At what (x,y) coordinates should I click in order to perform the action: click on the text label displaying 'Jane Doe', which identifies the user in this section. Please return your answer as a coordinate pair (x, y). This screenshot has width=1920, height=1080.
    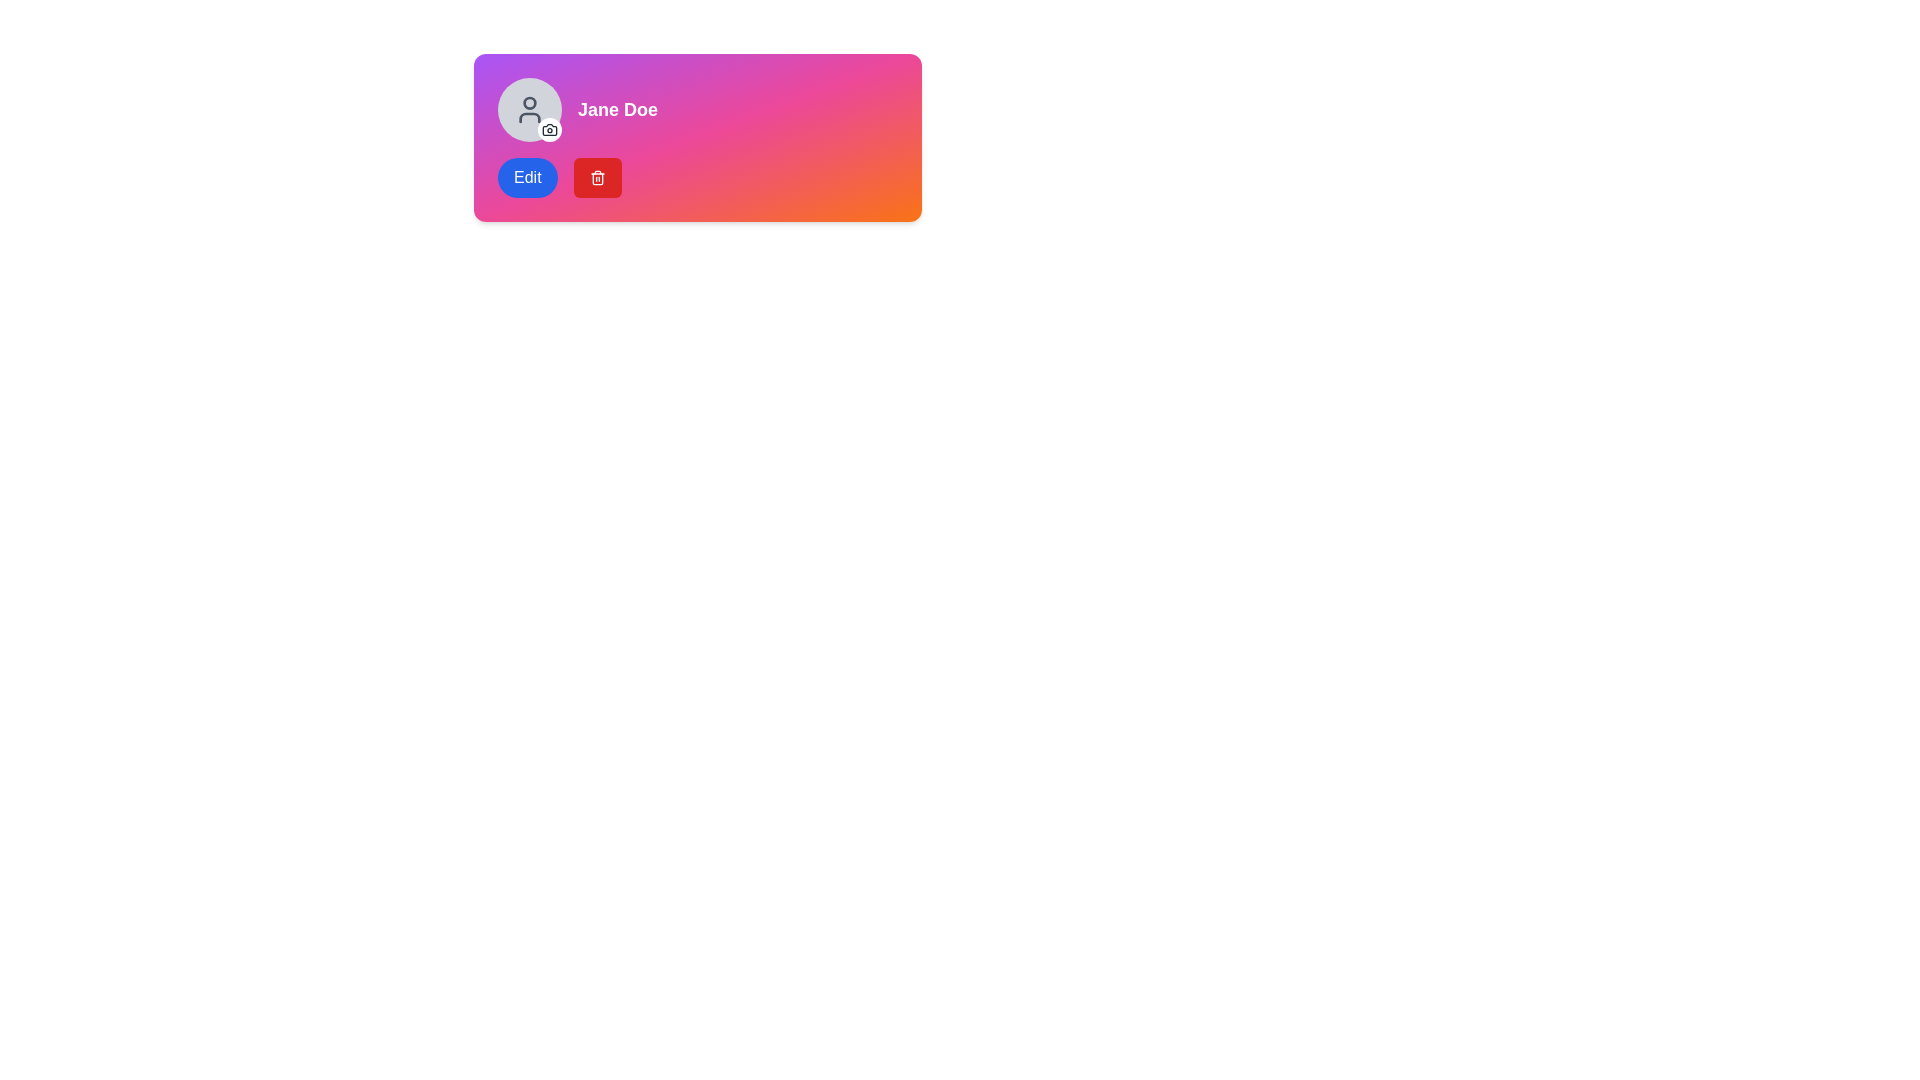
    Looking at the image, I should click on (617, 110).